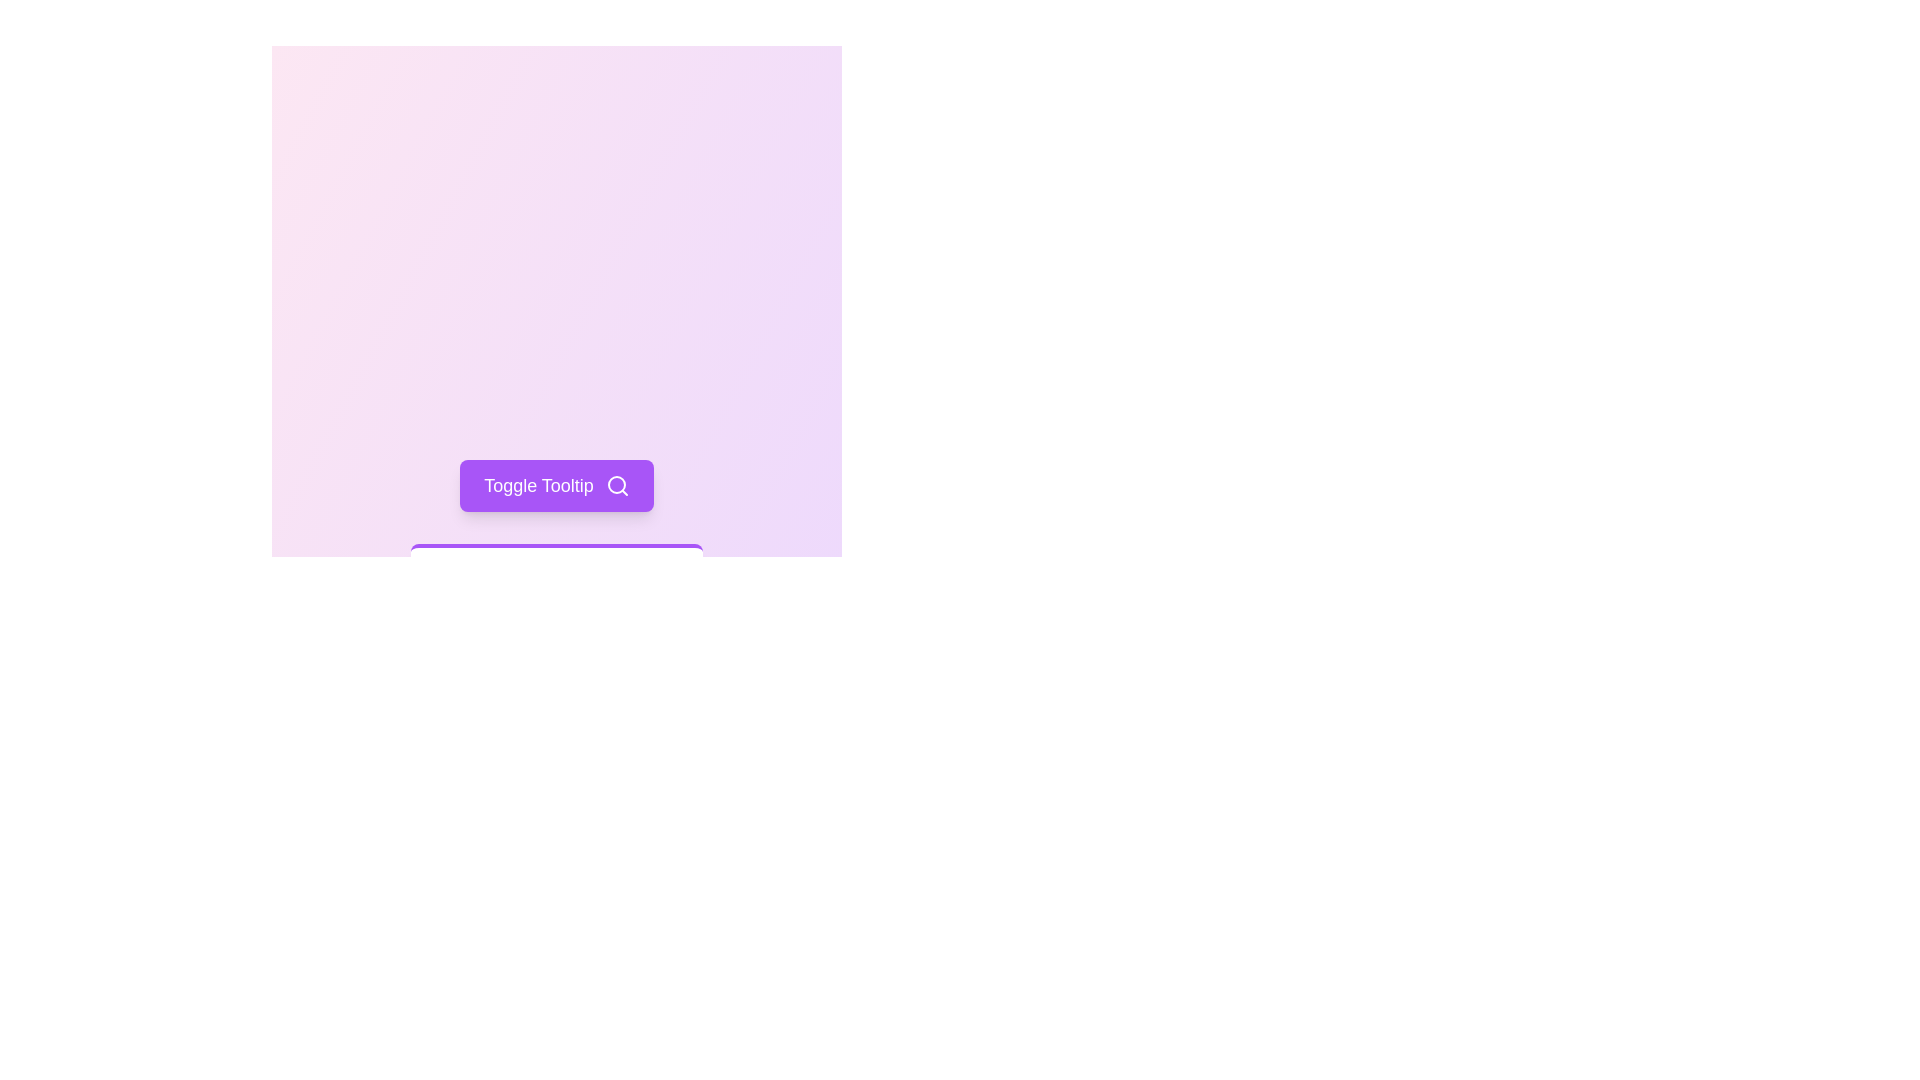 This screenshot has height=1080, width=1920. I want to click on the search icon located within the rectangular purple button labeled 'Toggle Tooltip', so click(616, 486).